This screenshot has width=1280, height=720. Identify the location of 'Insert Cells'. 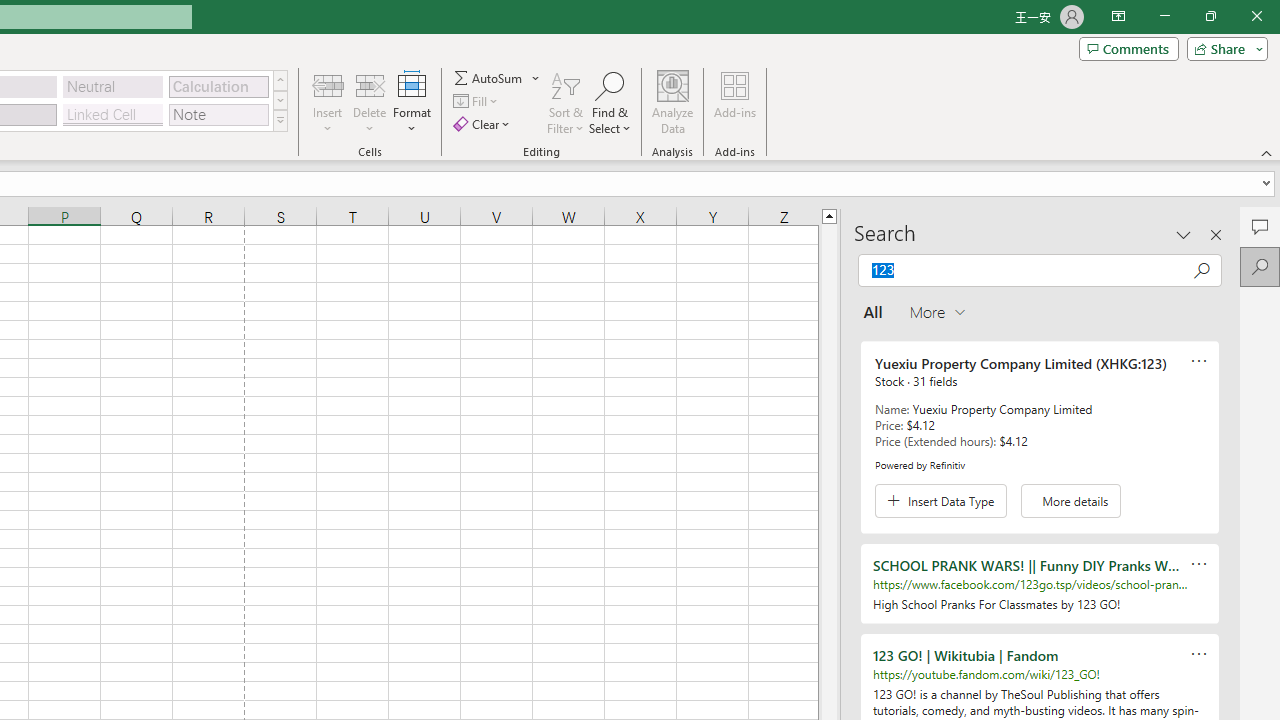
(328, 84).